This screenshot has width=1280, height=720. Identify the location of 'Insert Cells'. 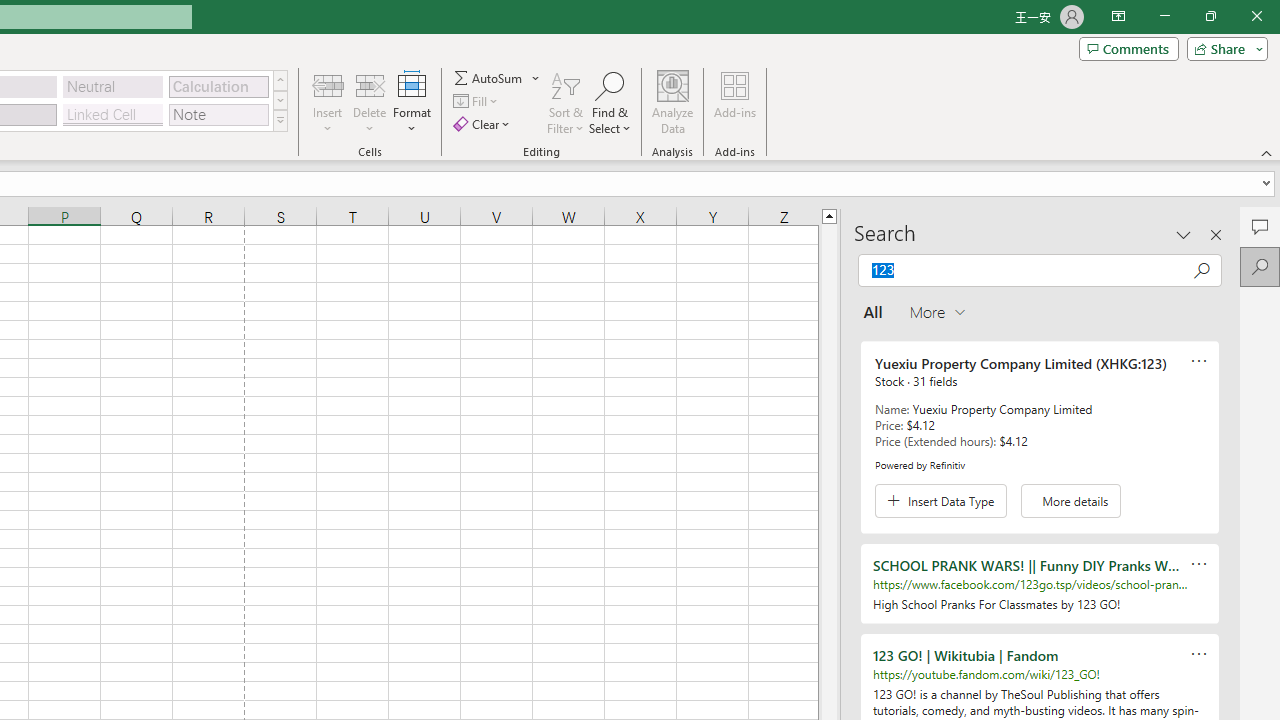
(328, 84).